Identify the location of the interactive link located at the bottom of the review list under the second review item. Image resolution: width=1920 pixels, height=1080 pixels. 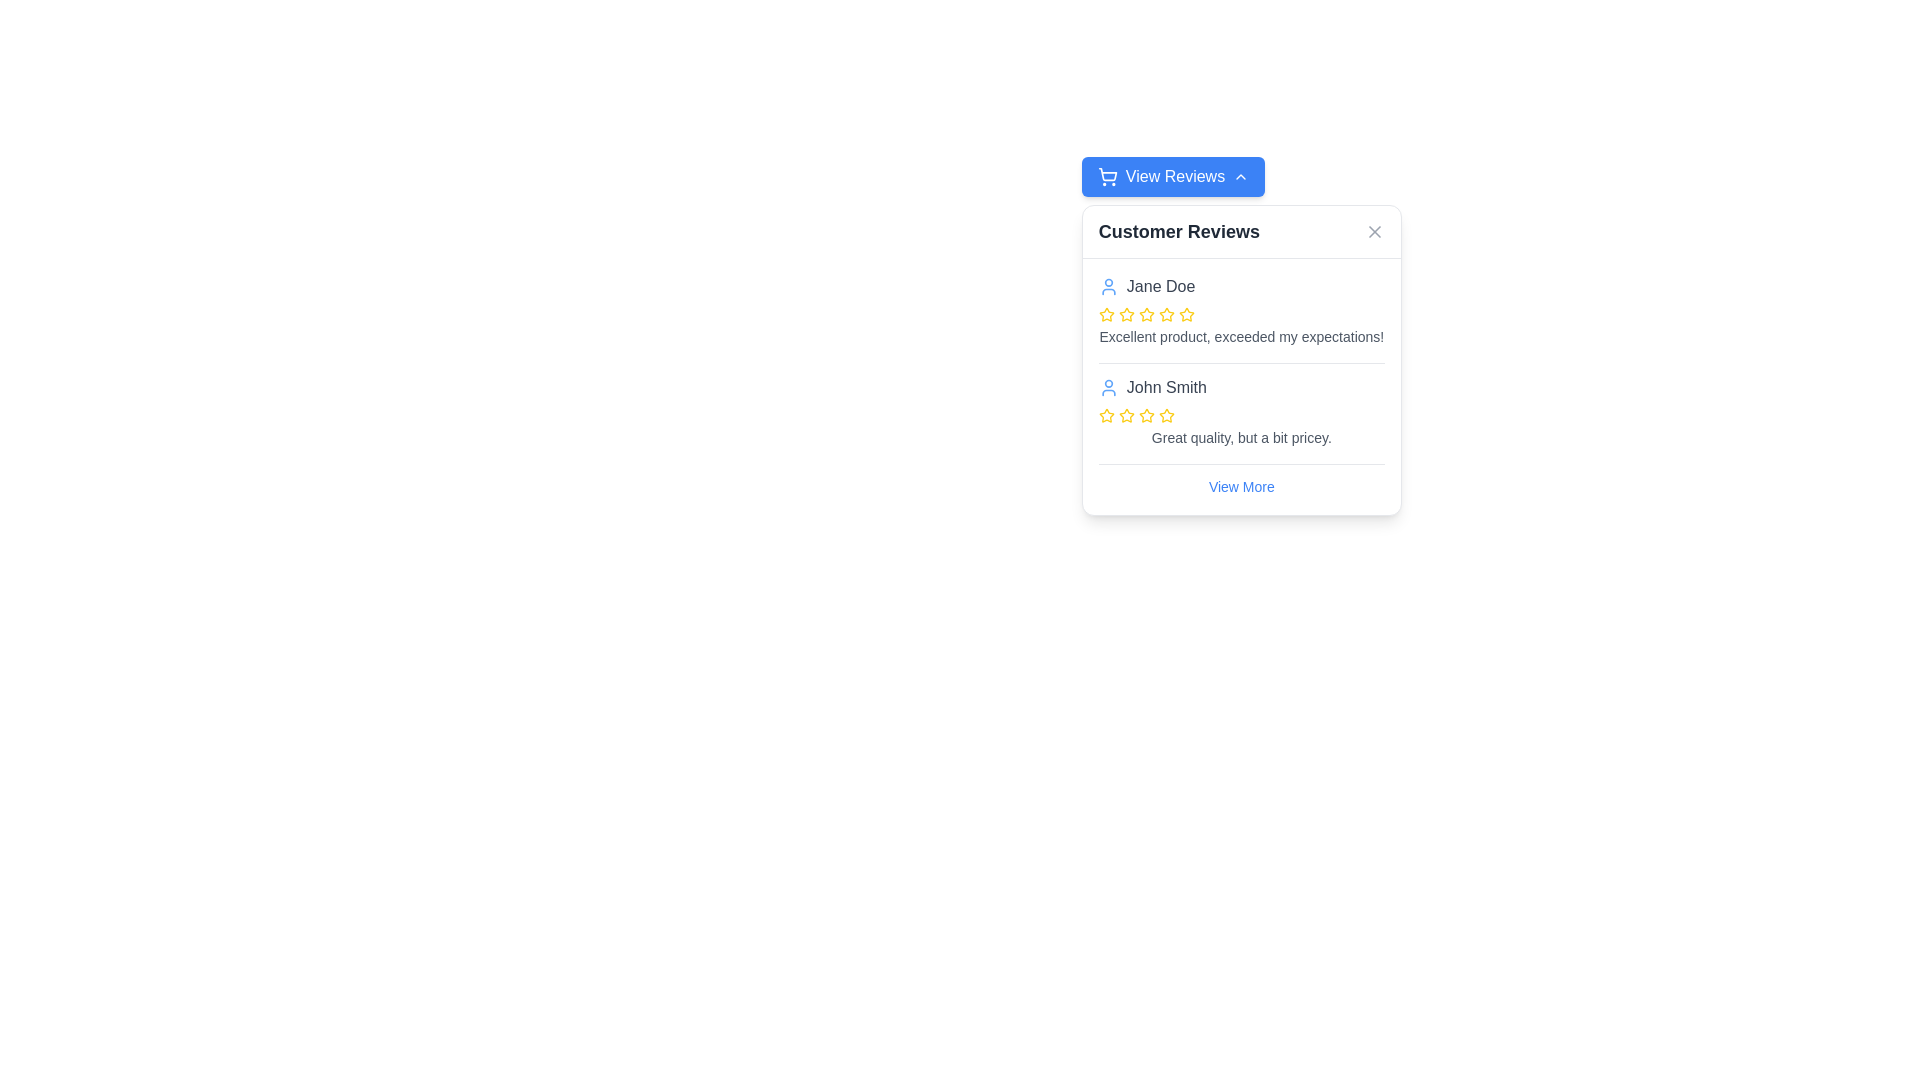
(1240, 486).